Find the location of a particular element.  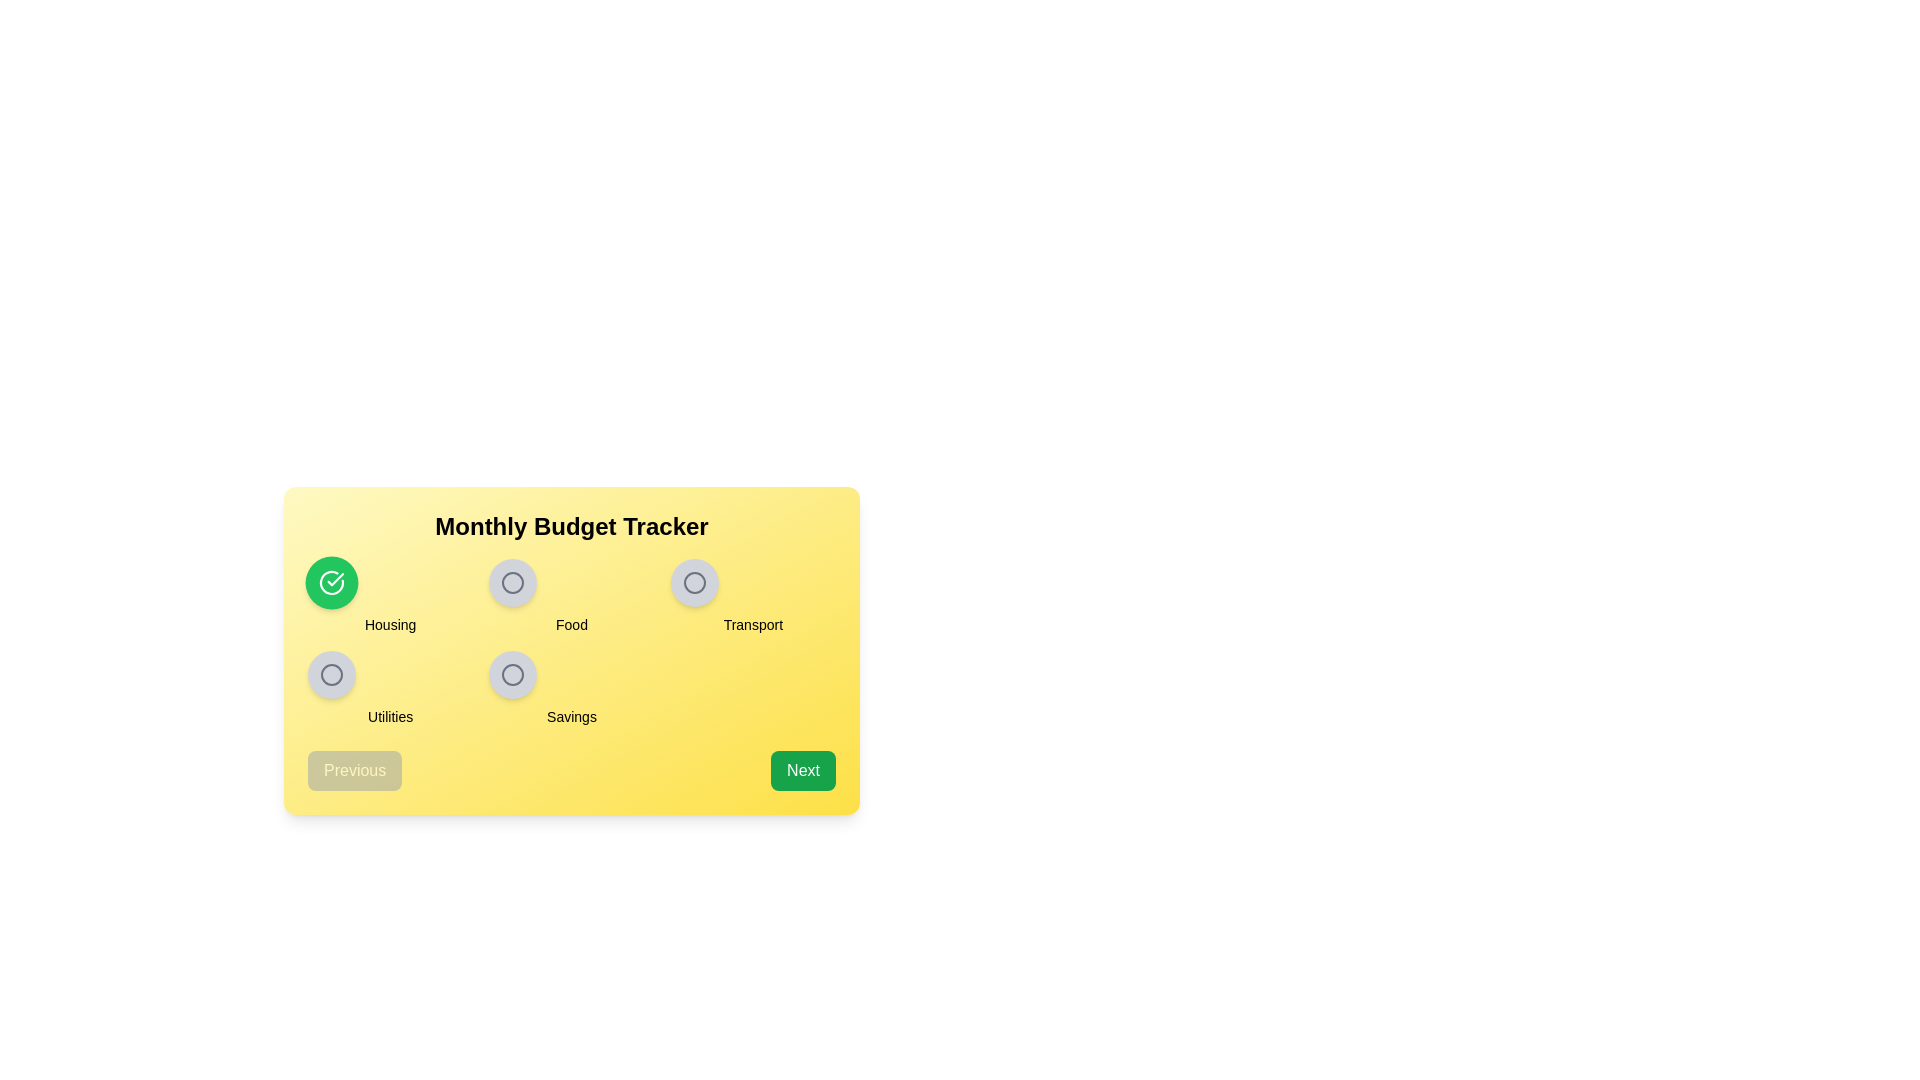

the custom-styled radio button associated with 'Utilities' in the Monthly Budget Tracker interface is located at coordinates (331, 675).